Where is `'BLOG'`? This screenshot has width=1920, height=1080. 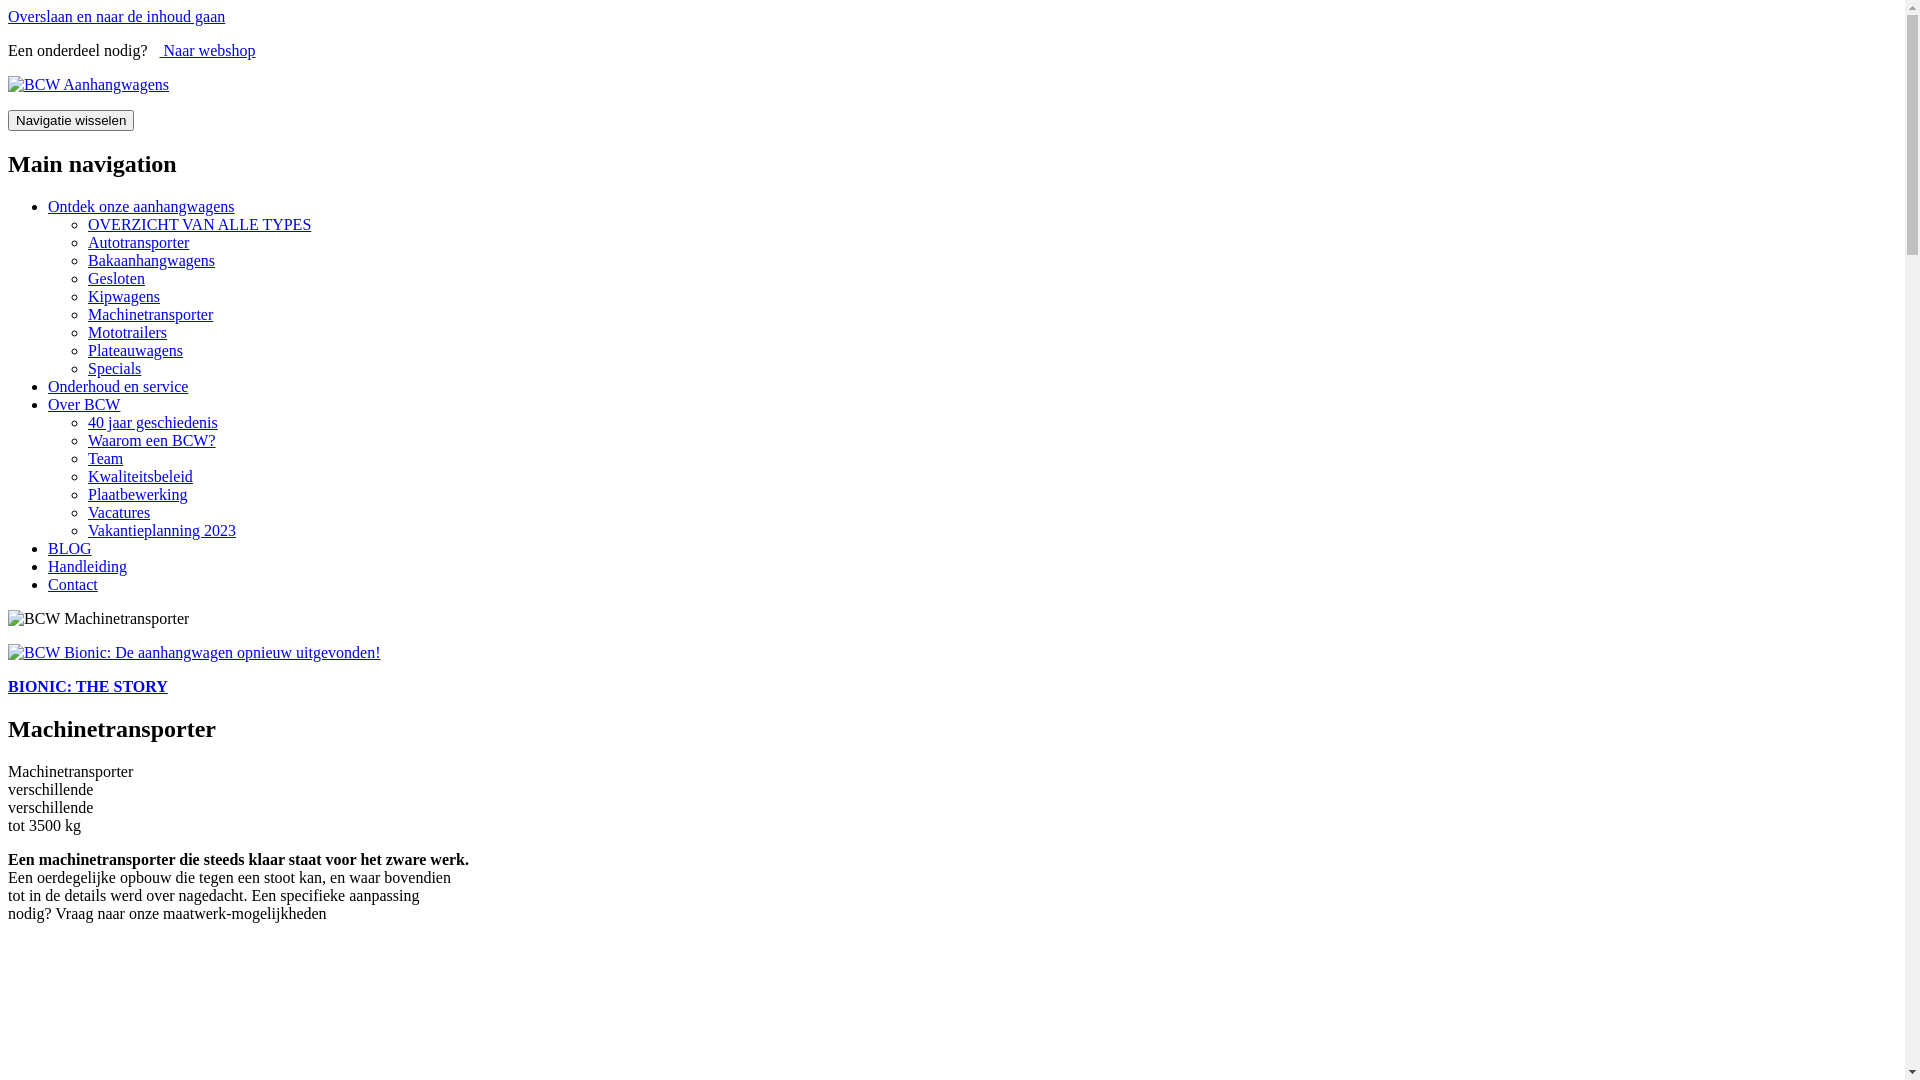 'BLOG' is located at coordinates (70, 548).